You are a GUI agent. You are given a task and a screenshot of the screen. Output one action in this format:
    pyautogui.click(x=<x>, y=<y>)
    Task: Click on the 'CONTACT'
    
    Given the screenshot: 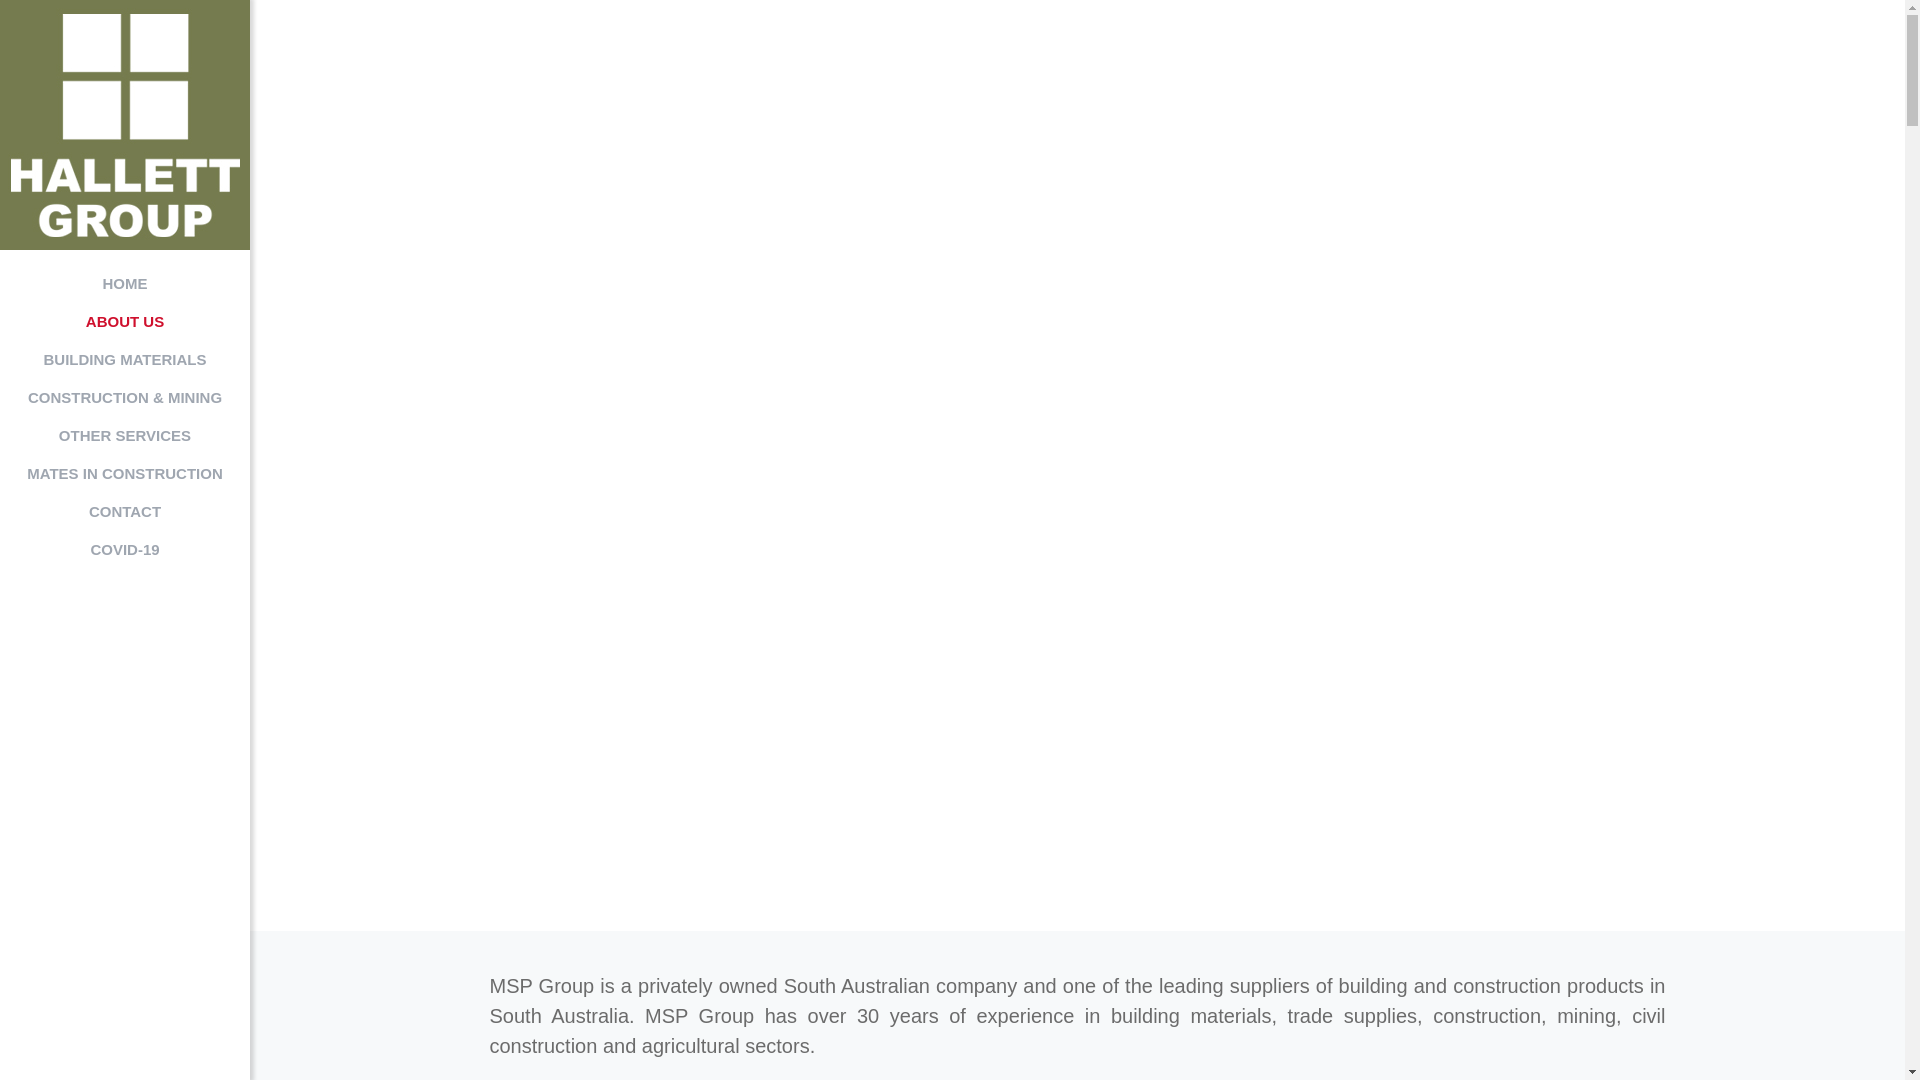 What is the action you would take?
    pyautogui.click(x=123, y=511)
    